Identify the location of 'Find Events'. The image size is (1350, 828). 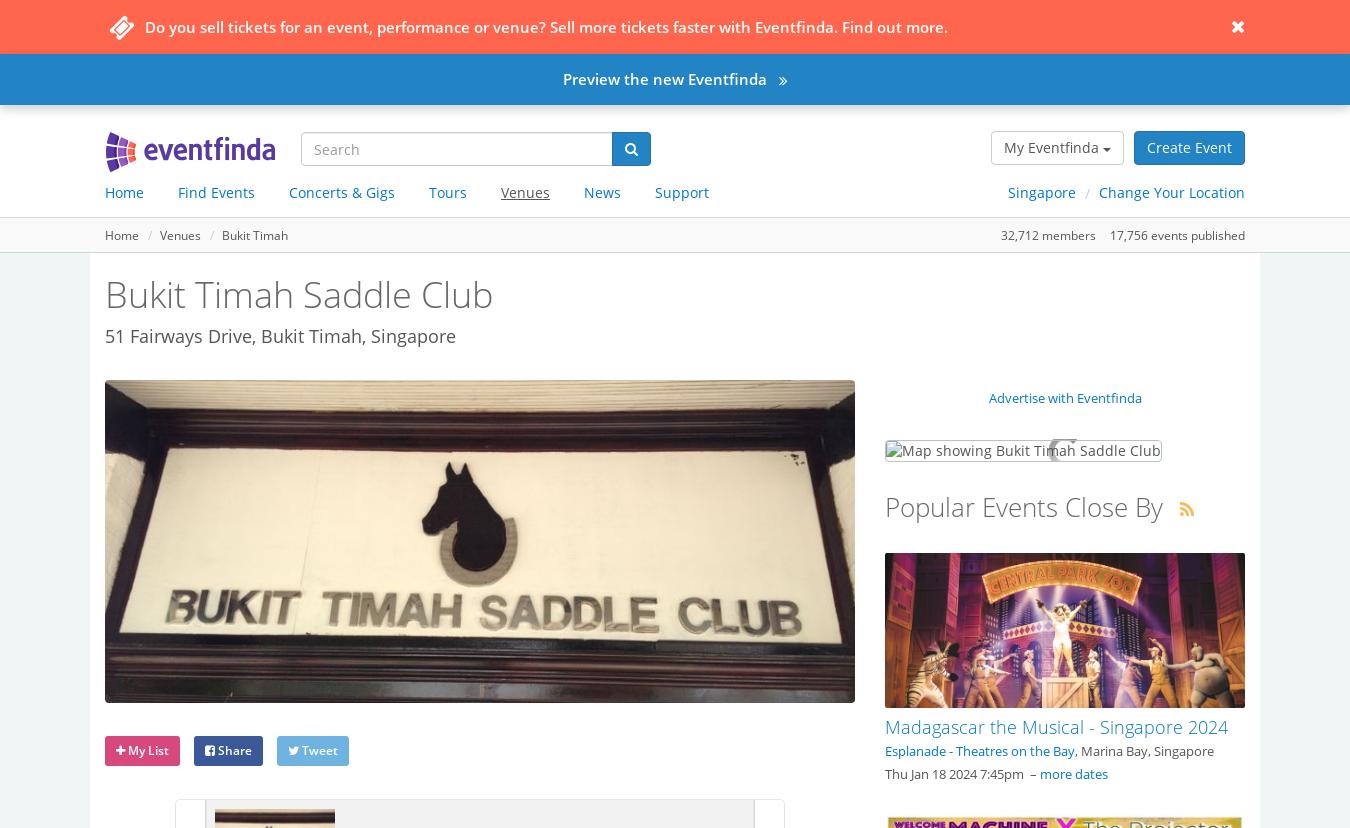
(178, 191).